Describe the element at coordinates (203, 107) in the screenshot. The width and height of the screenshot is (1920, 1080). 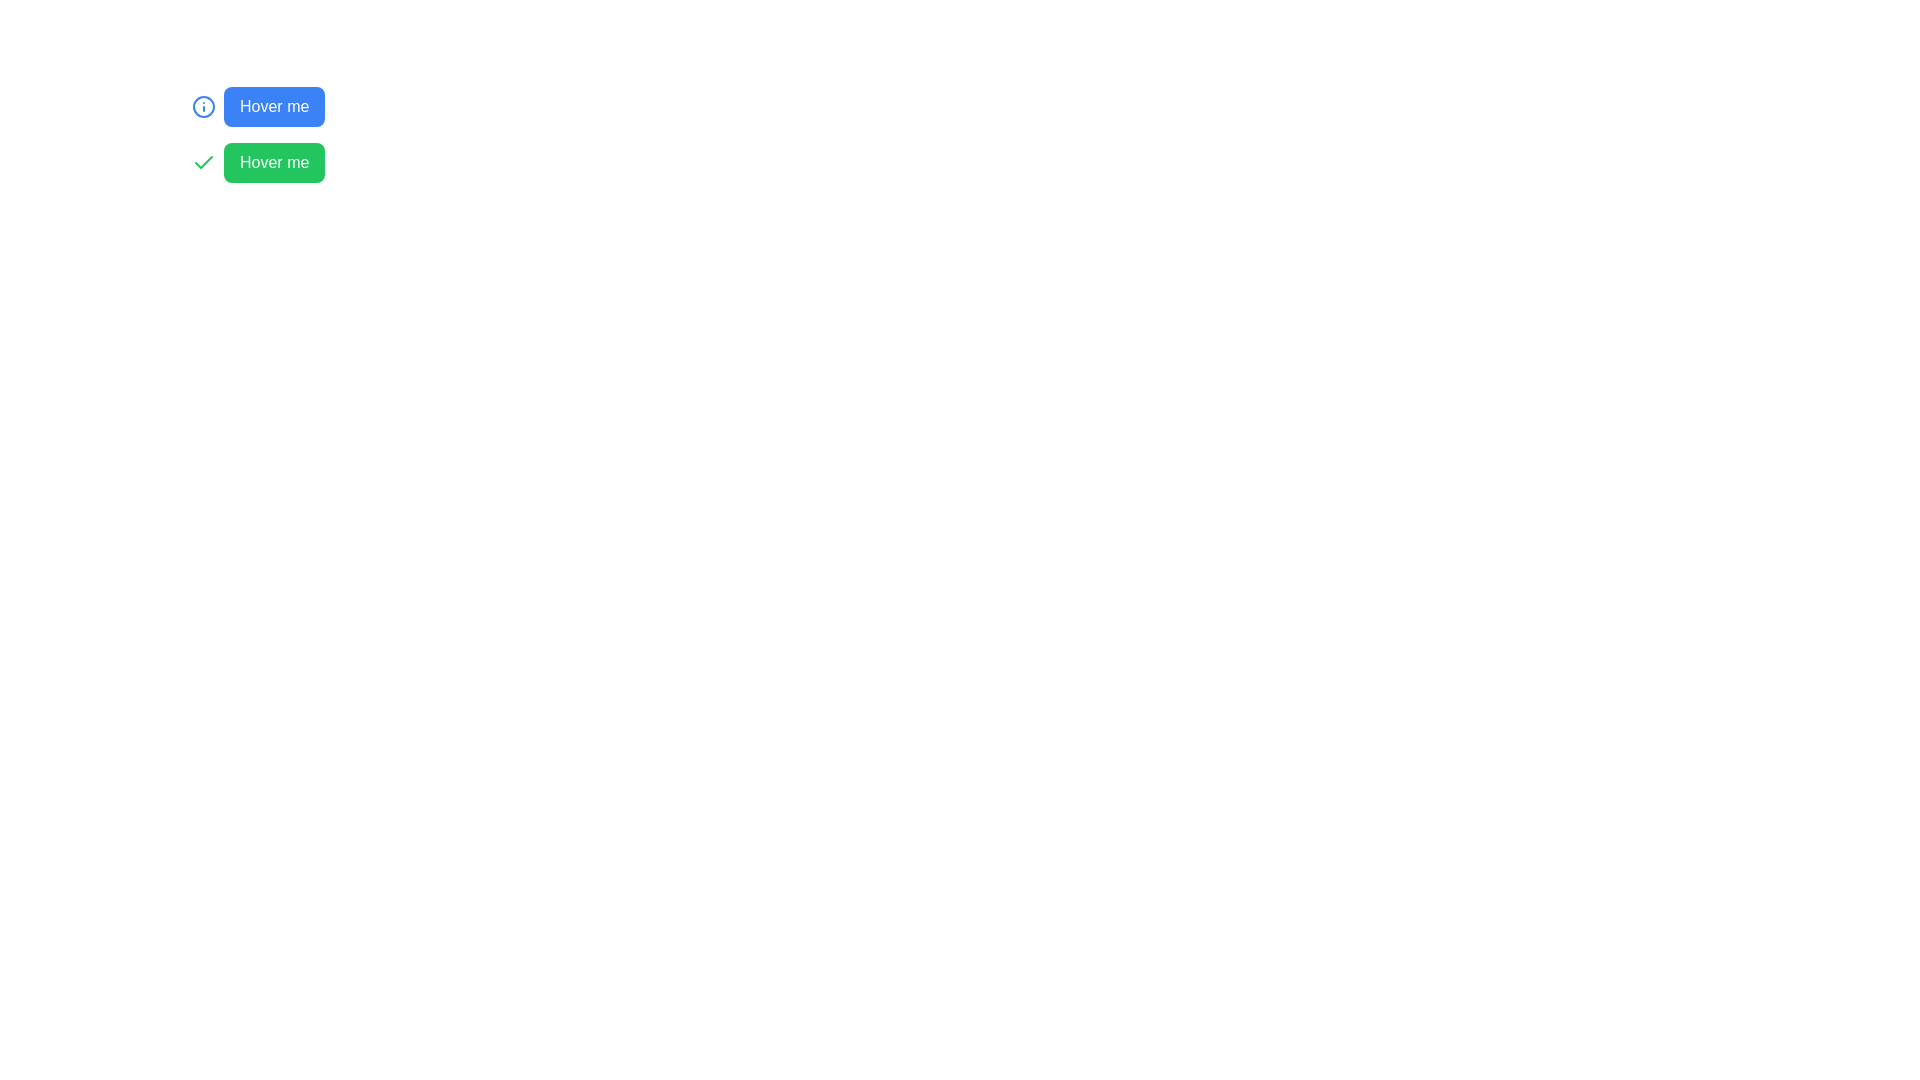
I see `the informational icon located to the left of the 'Hover me' text to observe for tooltip or additional information` at that location.